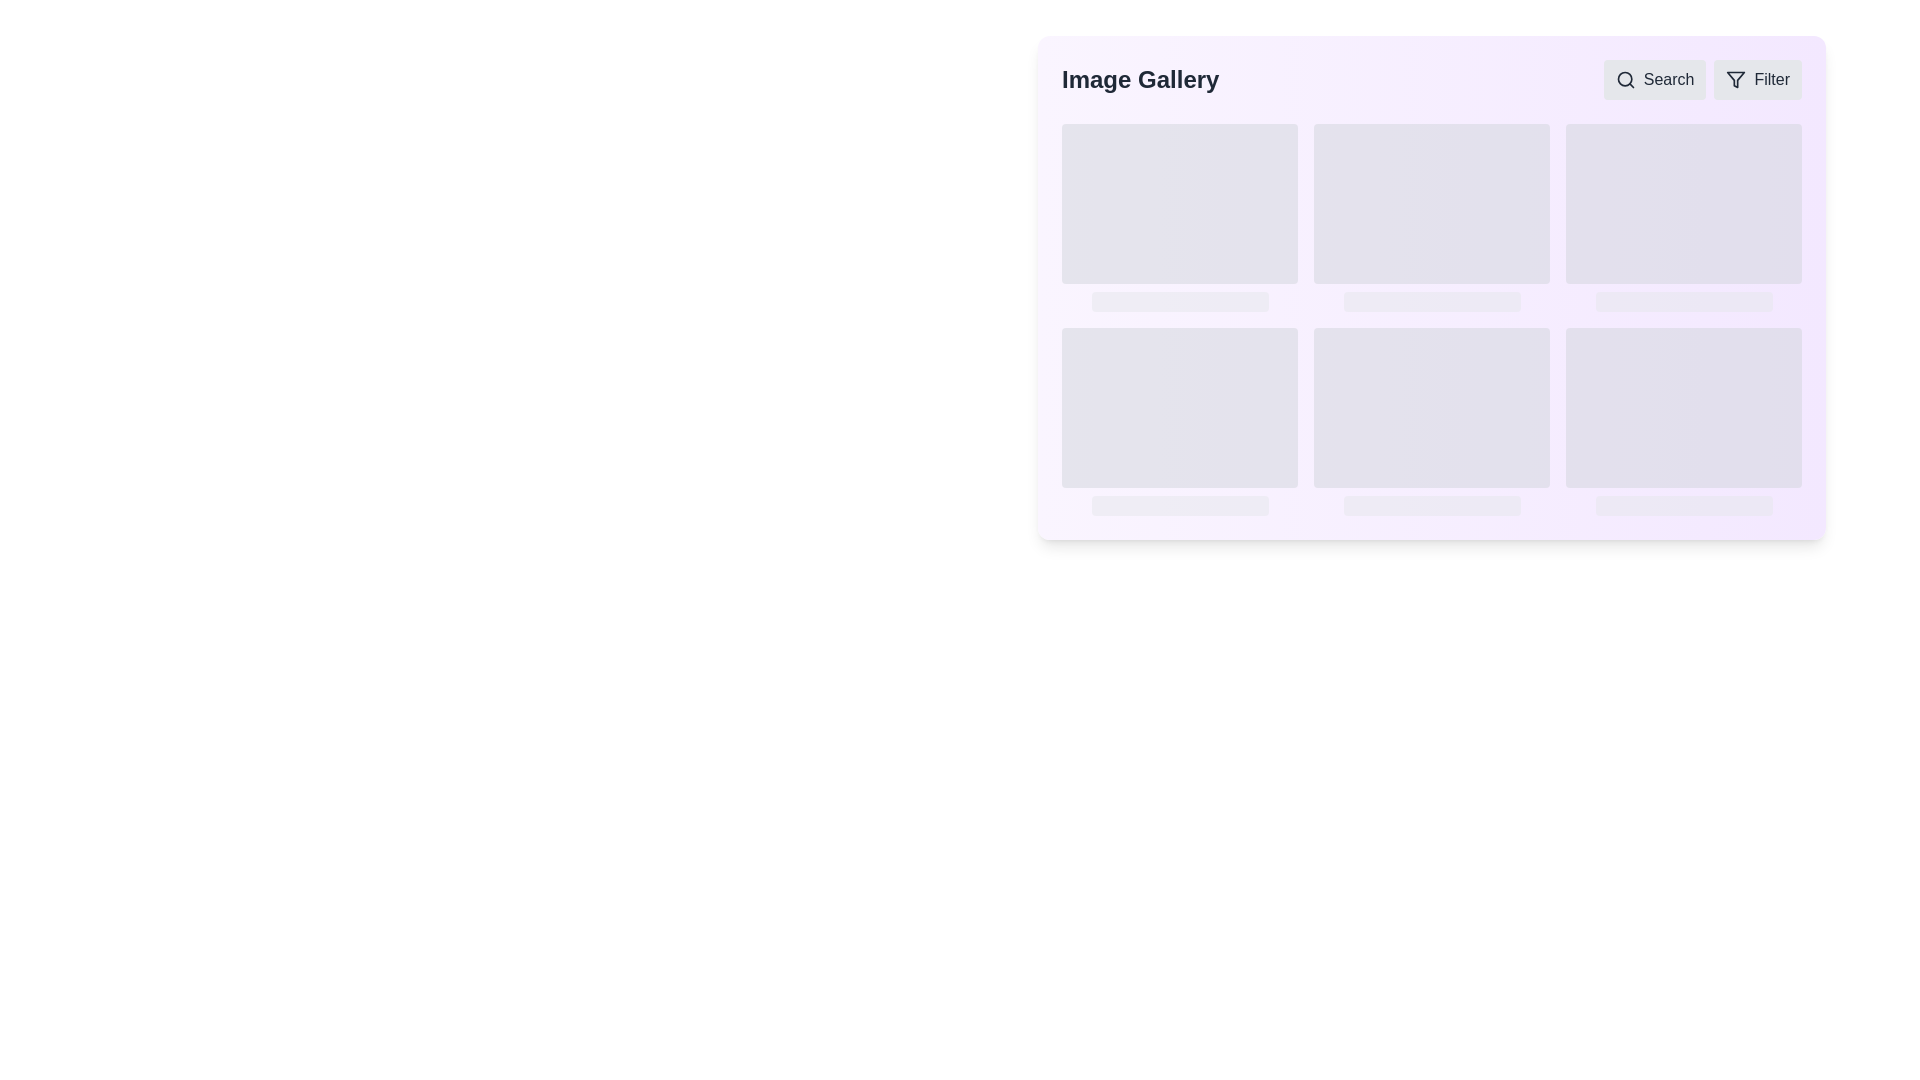 This screenshot has width=1920, height=1080. What do you see at coordinates (1683, 204) in the screenshot?
I see `the placeholder element located in the top right quadrant of the grid-based gallery layout, which serves as a frame for content` at bounding box center [1683, 204].